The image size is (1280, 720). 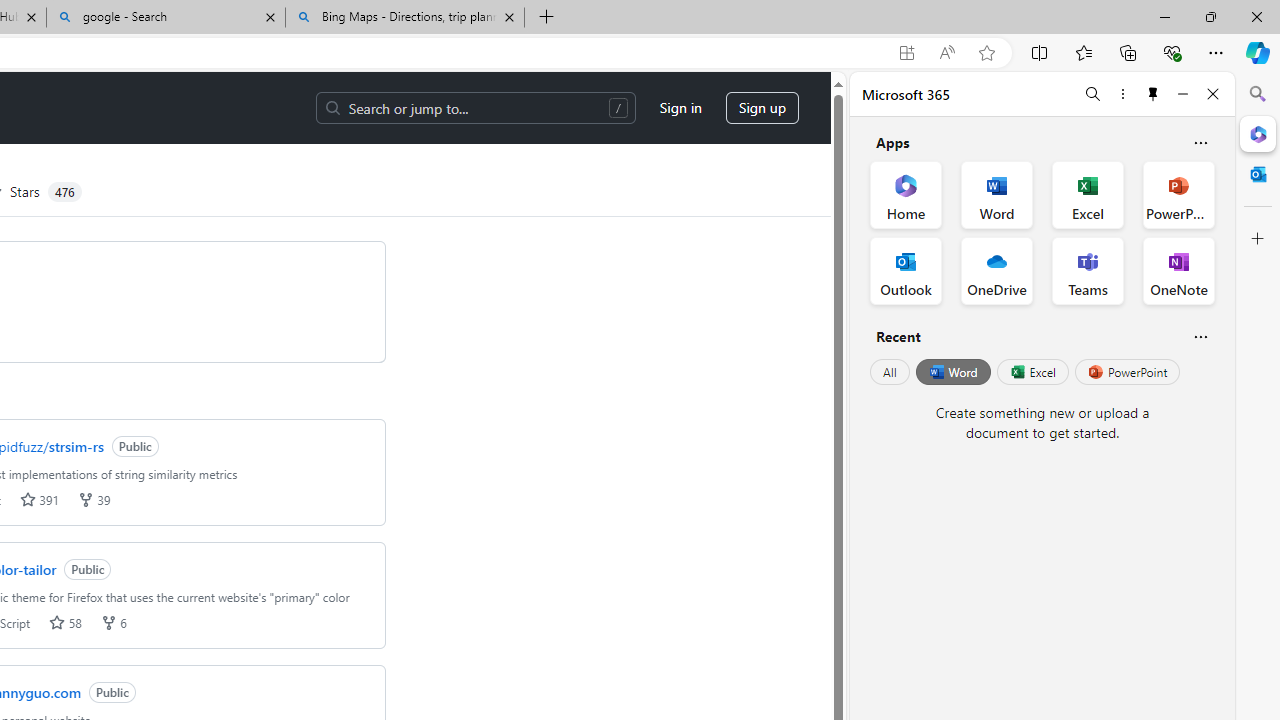 I want to click on 'stars 391', so click(x=39, y=498).